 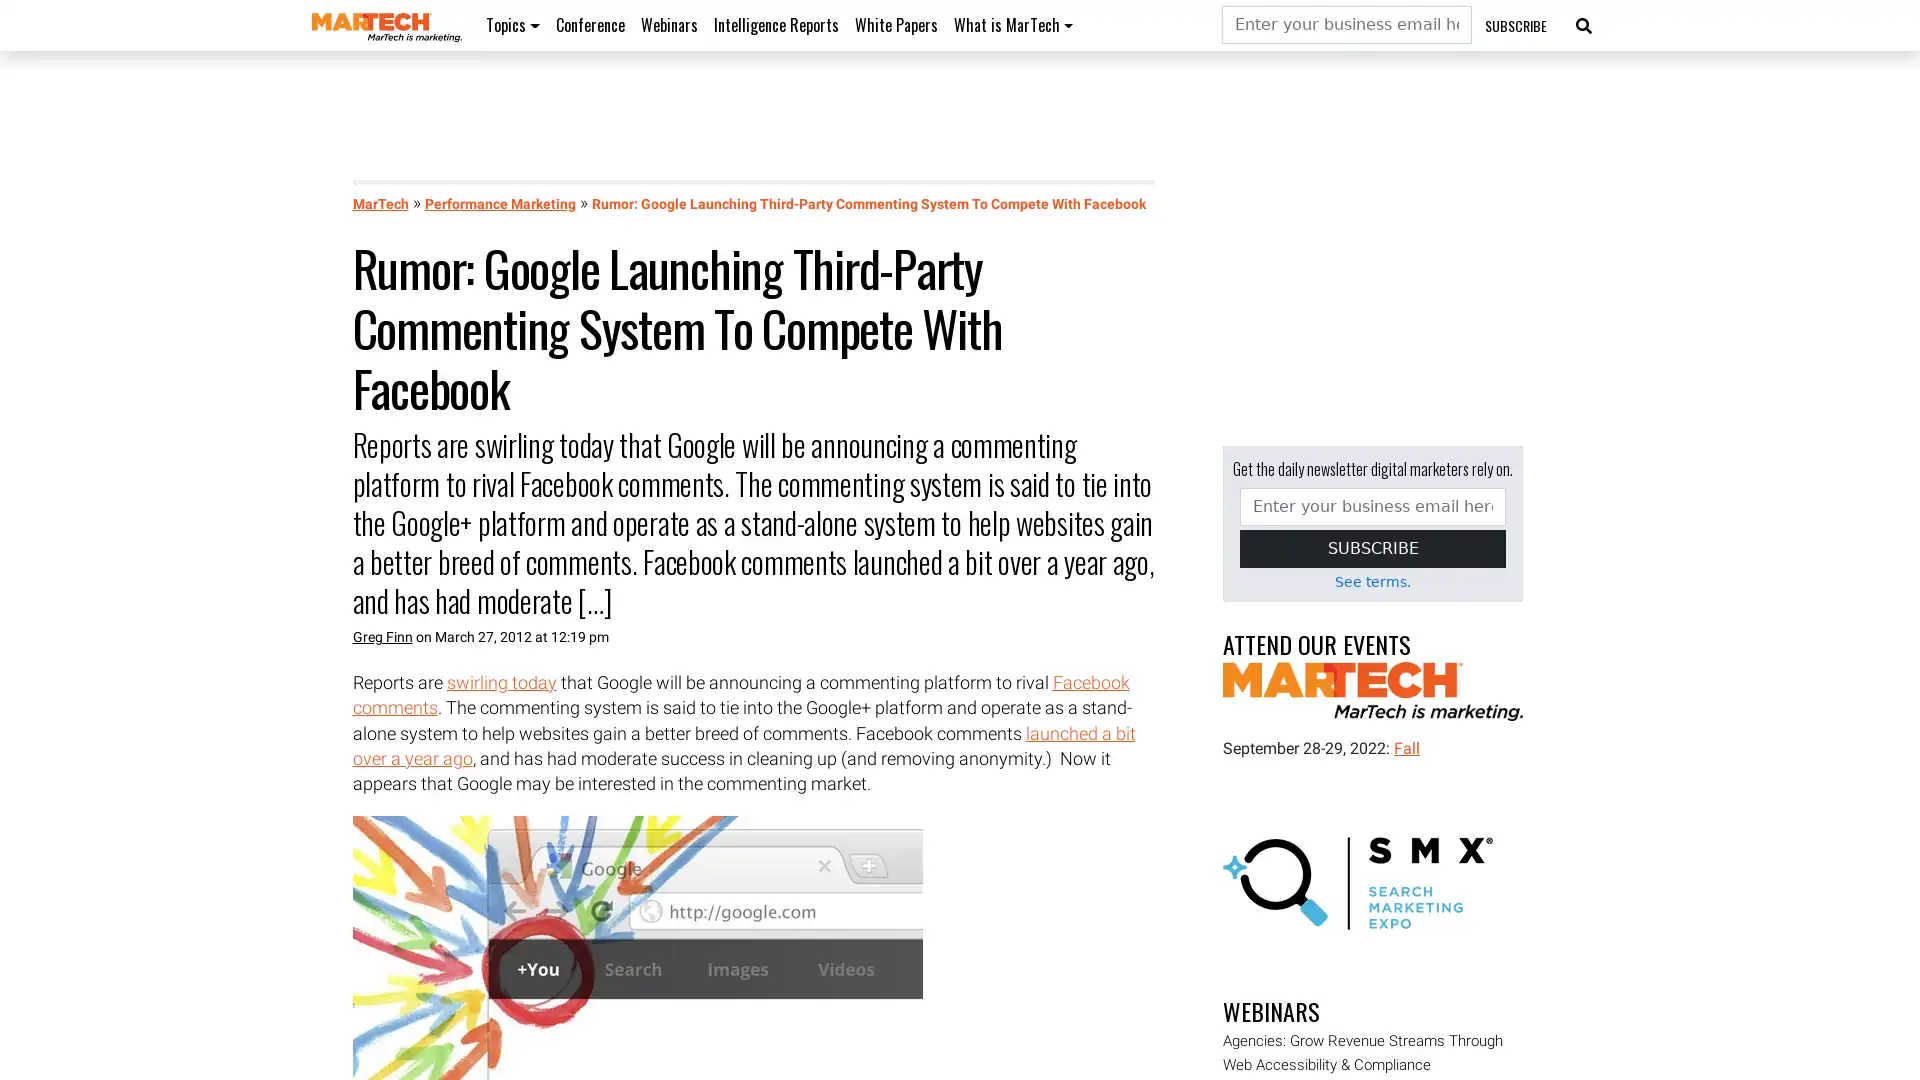 I want to click on SUBSCRIBE, so click(x=1371, y=547).